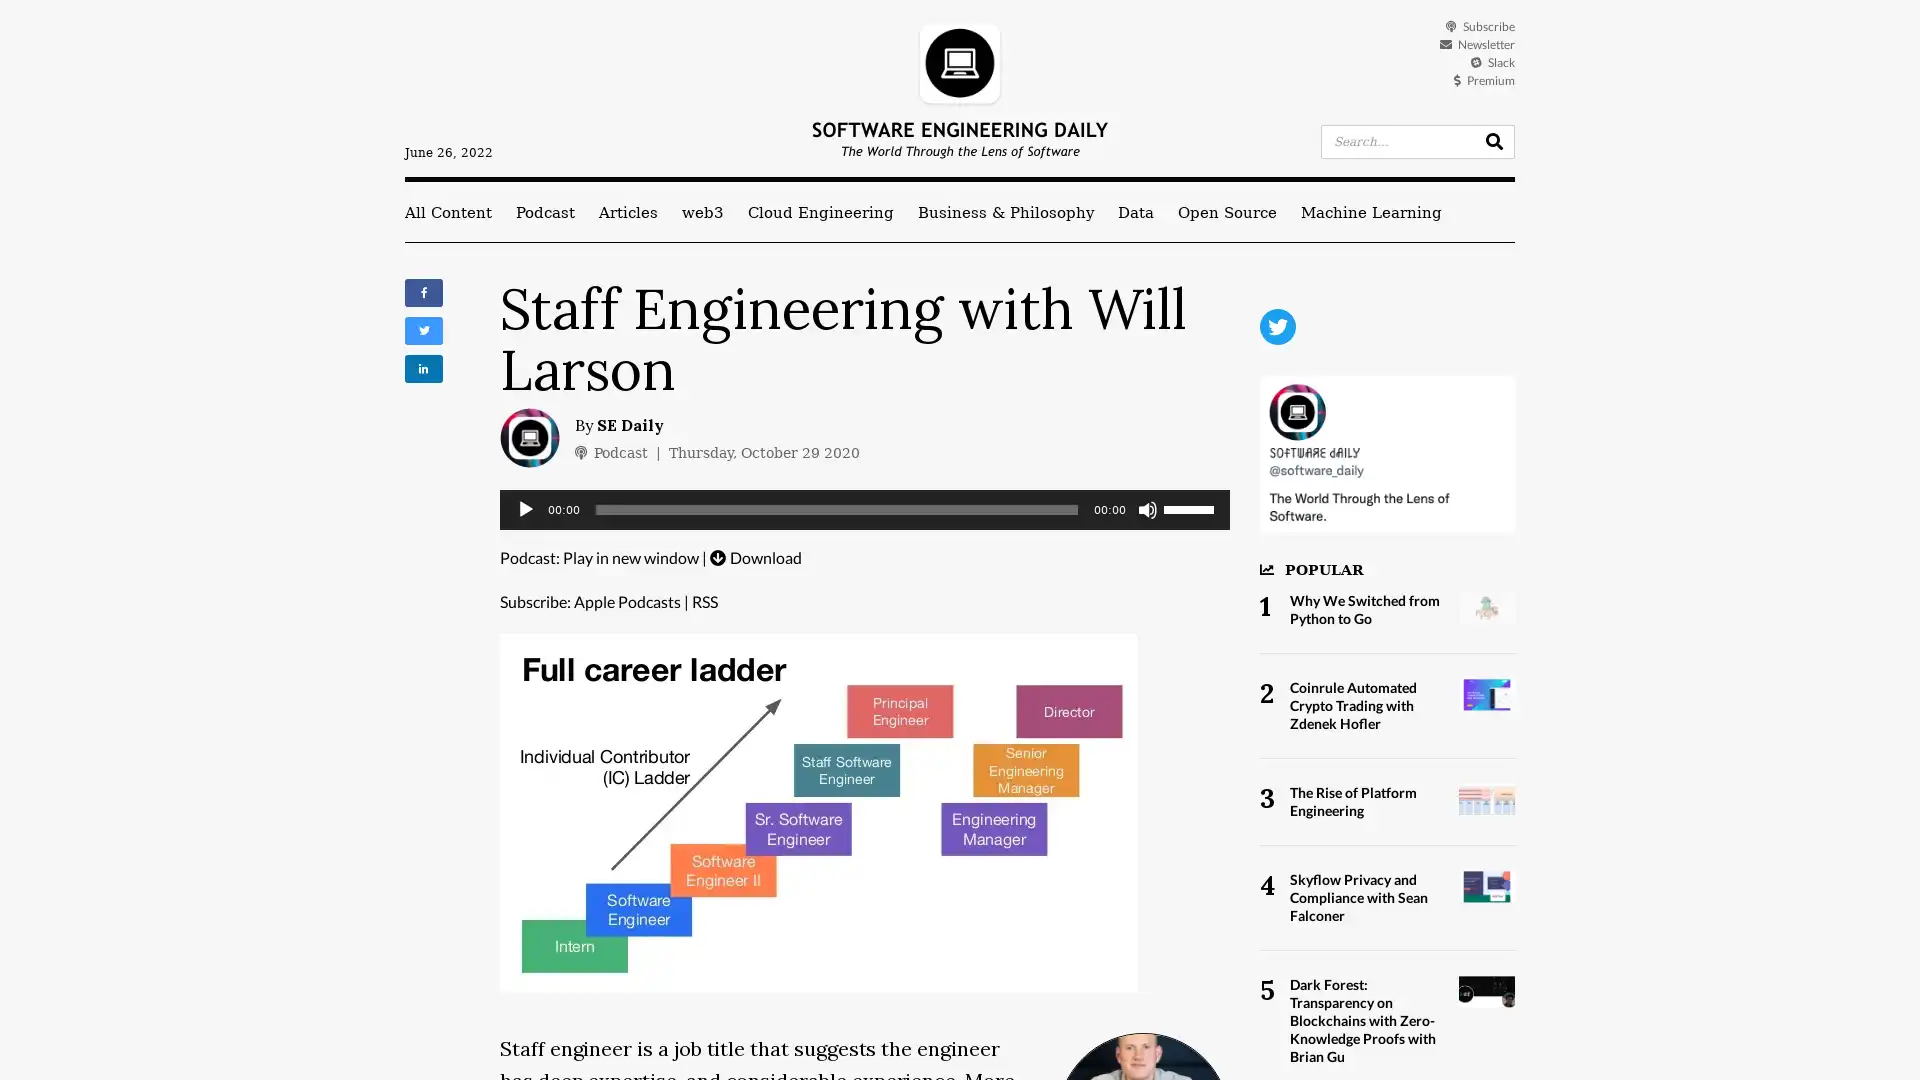 The image size is (1920, 1080). I want to click on Mute, so click(1147, 508).